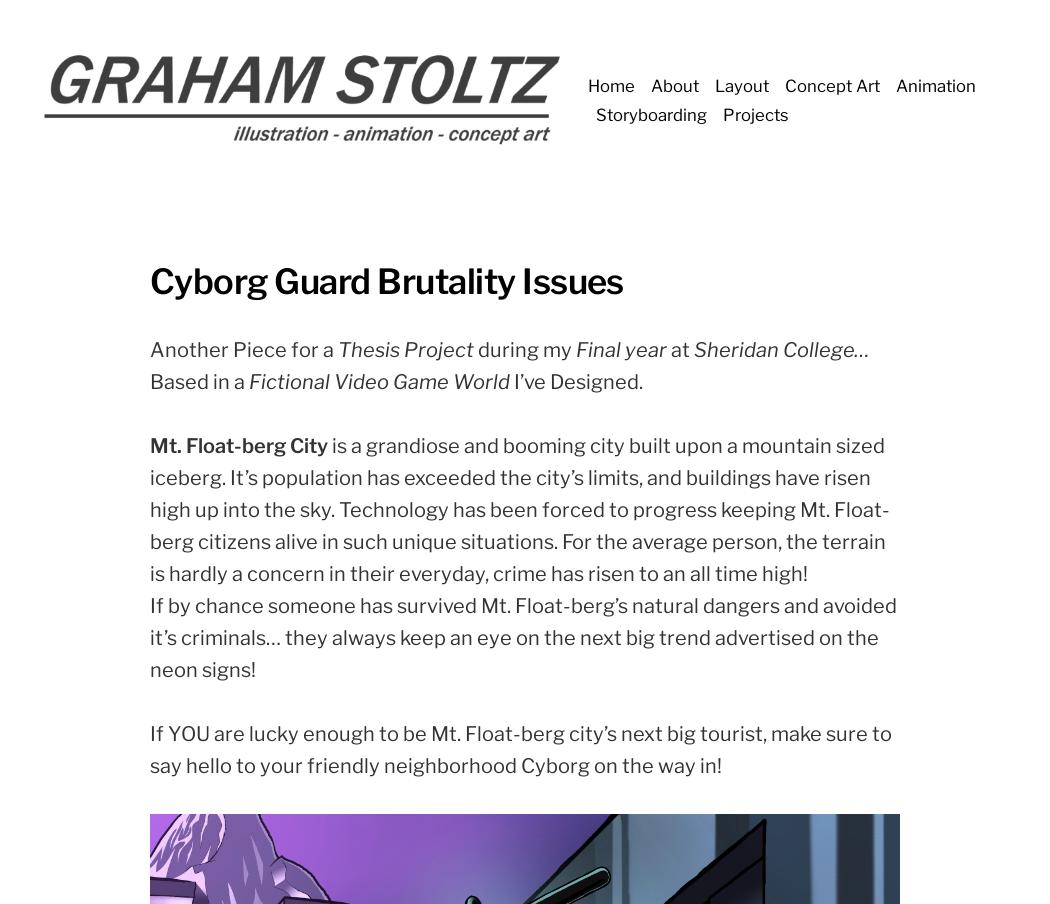 The width and height of the screenshot is (1050, 904). I want to click on 'If by chance someone has survived Mt. Float-berg’s natural dangers and avoided it’s criminals… they always keep an eye on the next big trend advertised on the neon signs!', so click(522, 636).